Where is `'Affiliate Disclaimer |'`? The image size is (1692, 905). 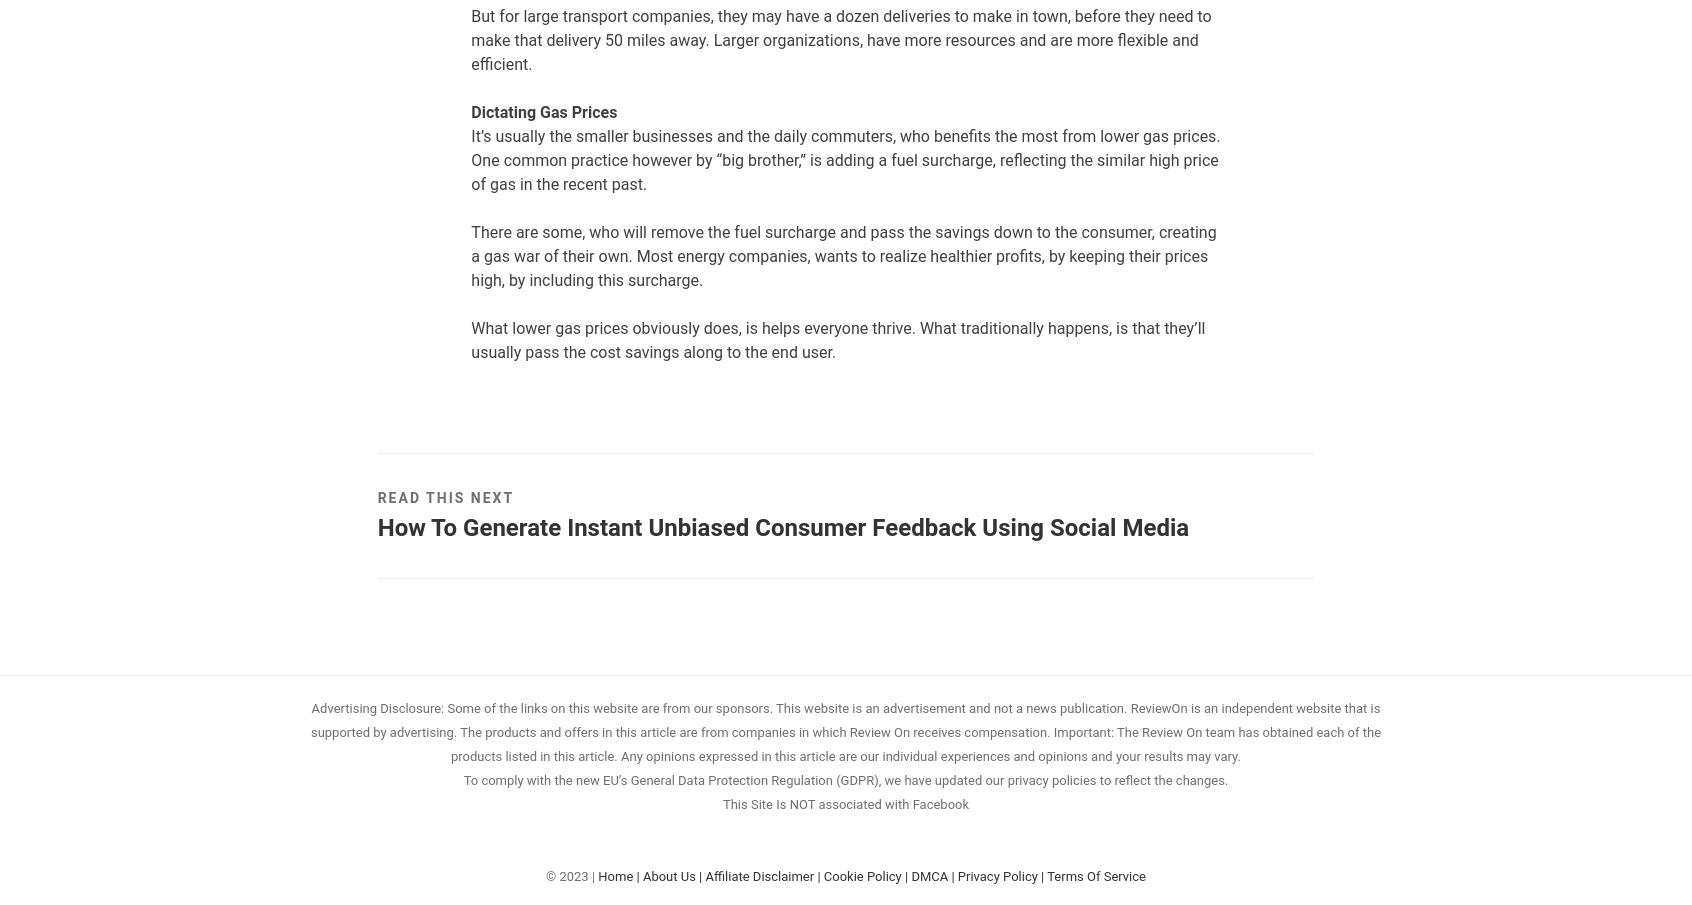
'Affiliate Disclaimer |' is located at coordinates (705, 875).